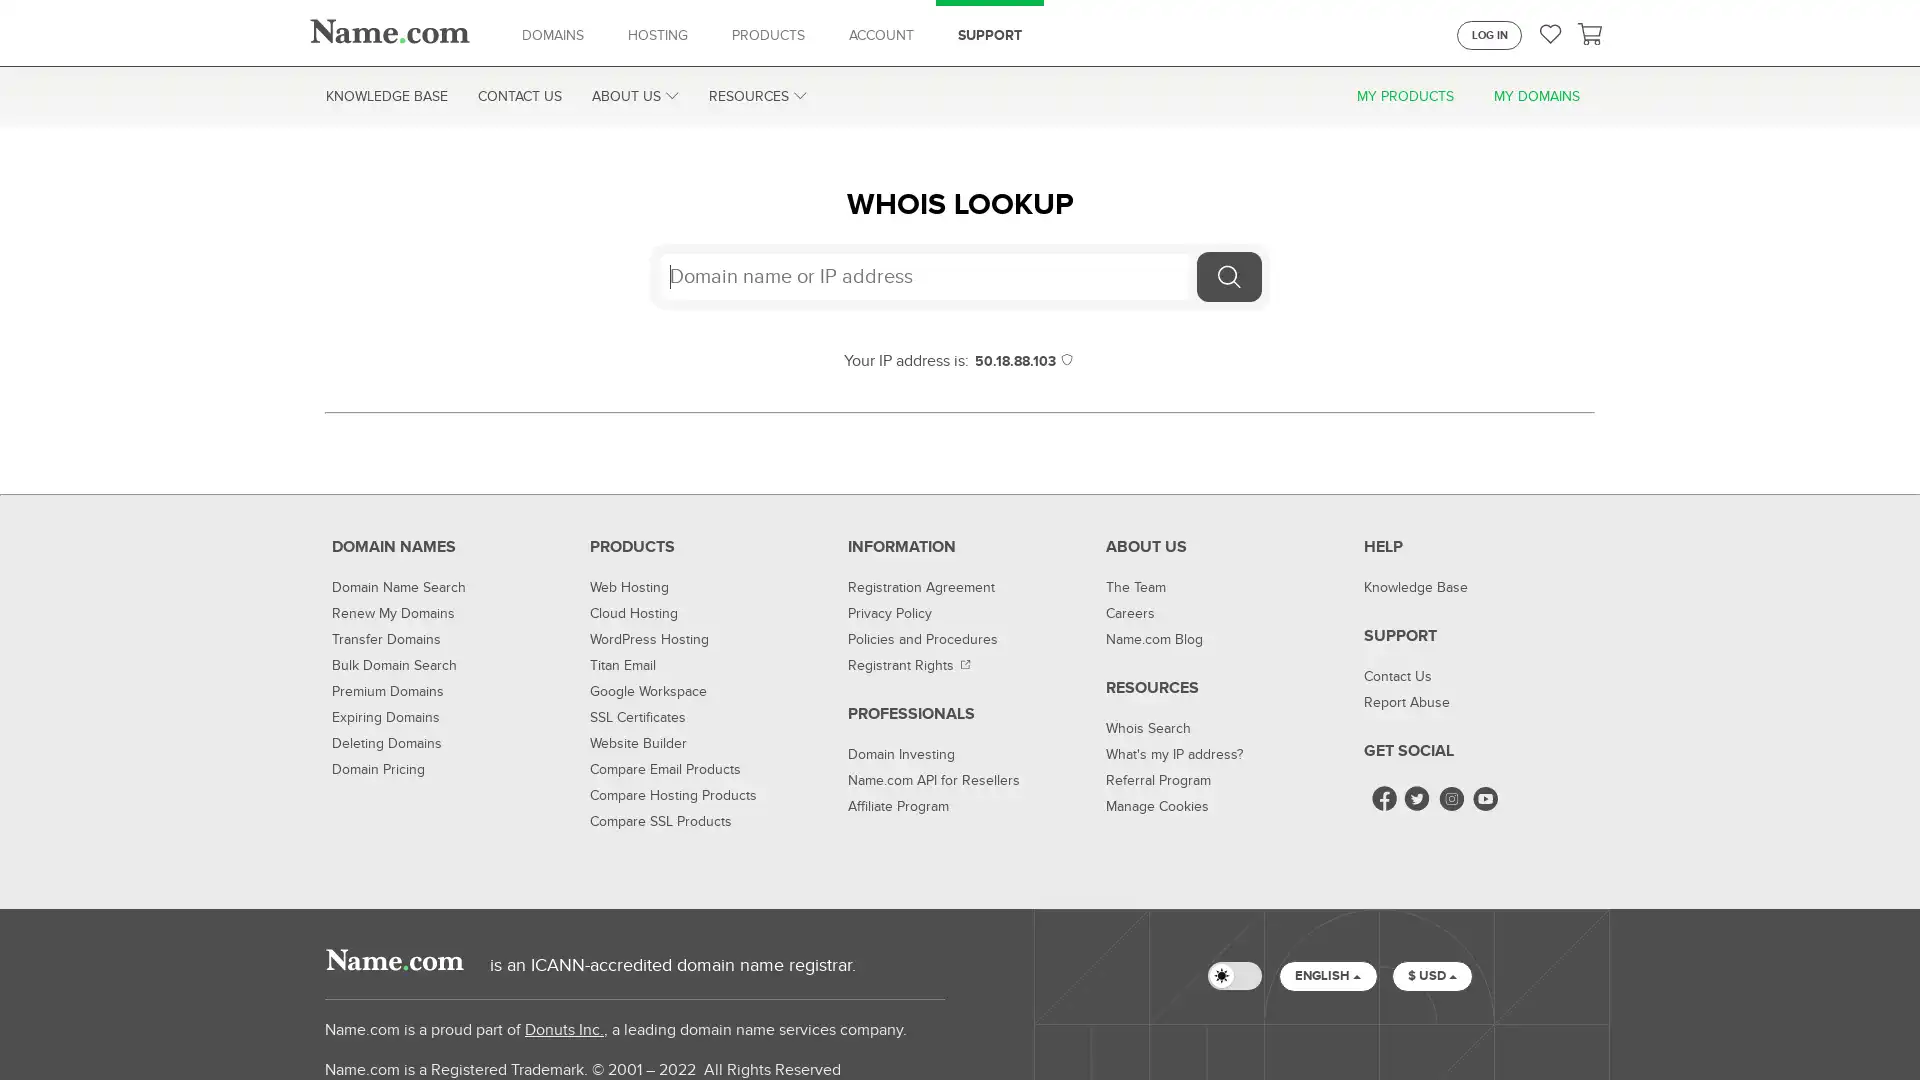 The width and height of the screenshot is (1920, 1080). What do you see at coordinates (1541, 1026) in the screenshot?
I see `Accept All Cookies` at bounding box center [1541, 1026].